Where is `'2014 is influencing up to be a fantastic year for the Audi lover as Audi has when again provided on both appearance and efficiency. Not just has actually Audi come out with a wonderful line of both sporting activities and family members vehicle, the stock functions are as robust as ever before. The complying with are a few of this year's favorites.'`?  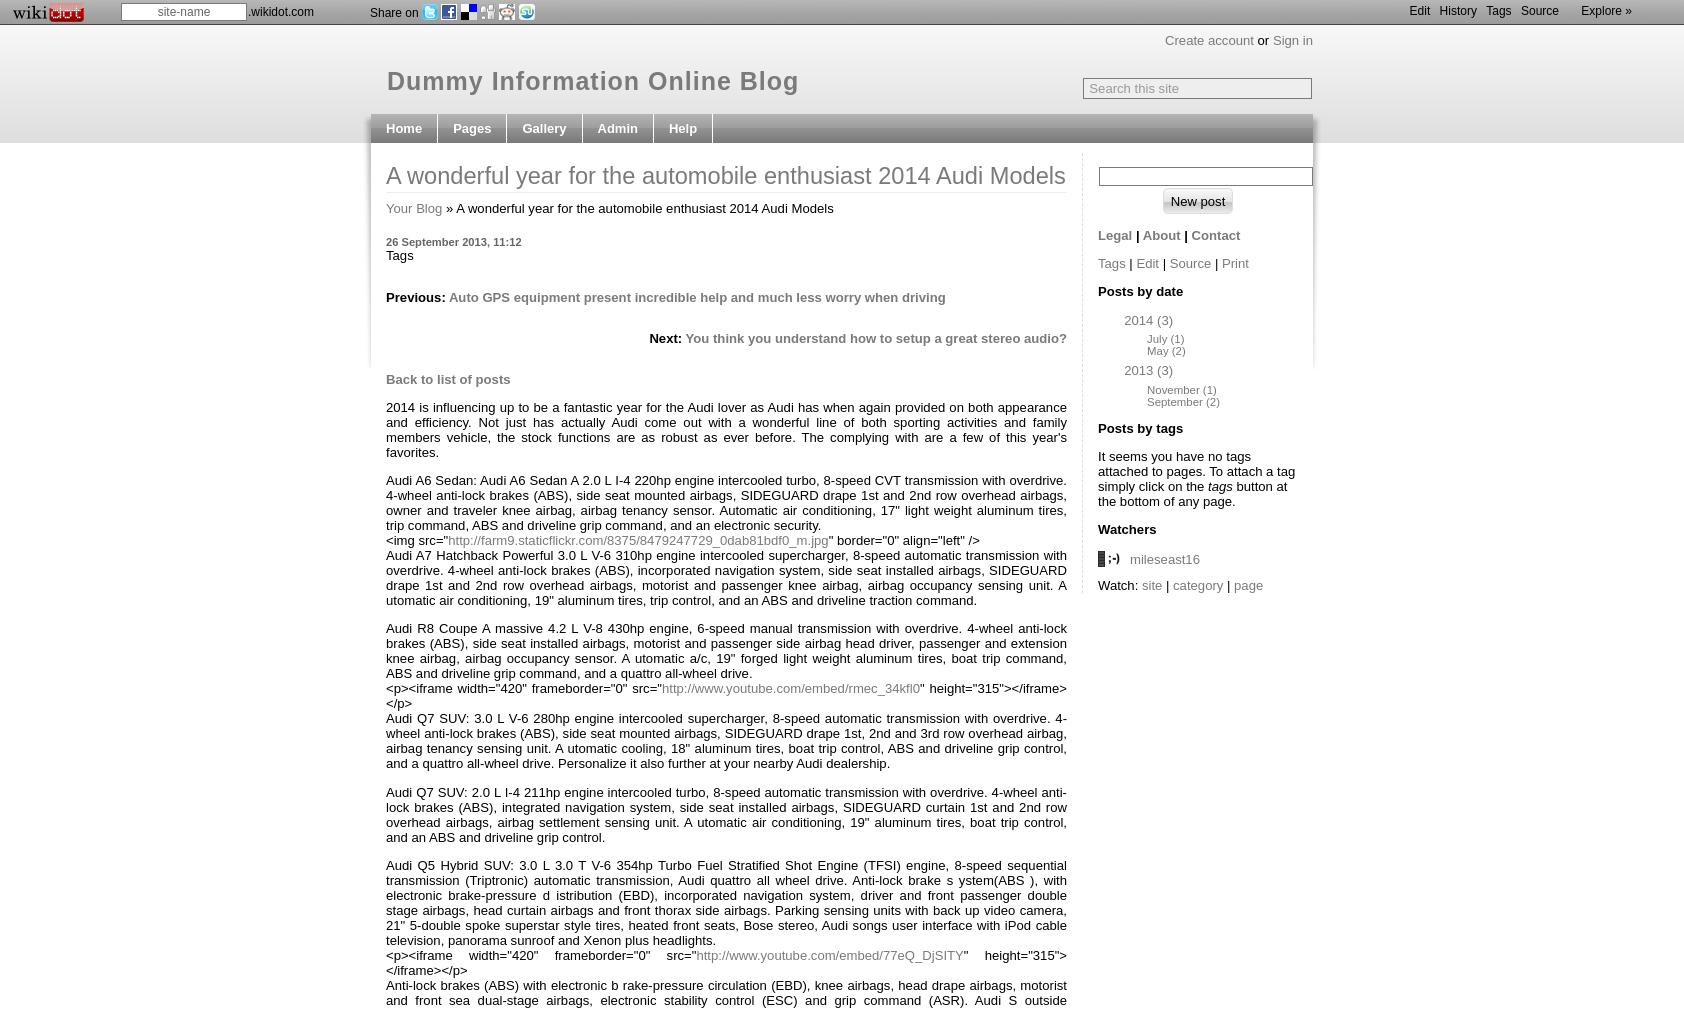
'2014 is influencing up to be a fantastic year for the Audi lover as Audi has when again provided on both appearance and efficiency. Not just has actually Audi come out with a wonderful line of both sporting activities and family members vehicle, the stock functions are as robust as ever before. The complying with are a few of this year's favorites.' is located at coordinates (385, 429).